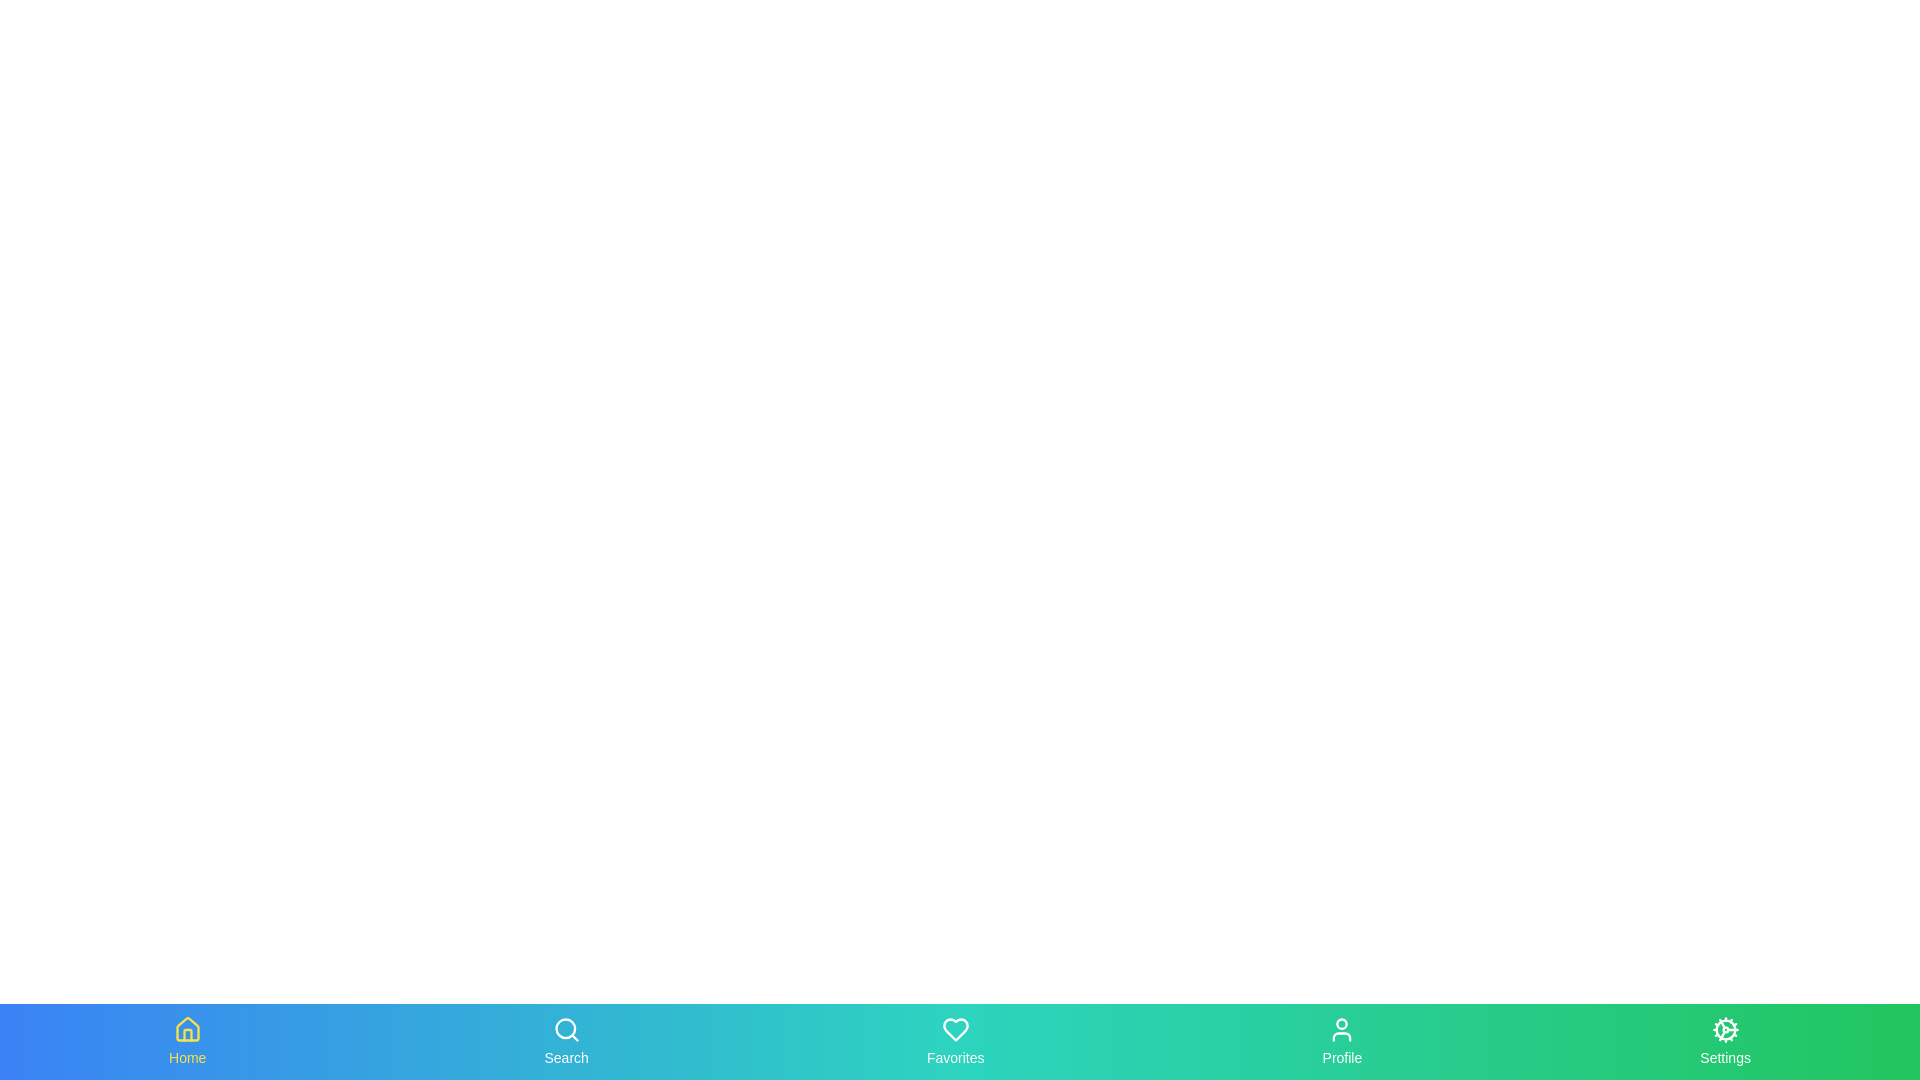 This screenshot has width=1920, height=1080. I want to click on the tab labeled Settings to observe the scaling animation, so click(1724, 1040).